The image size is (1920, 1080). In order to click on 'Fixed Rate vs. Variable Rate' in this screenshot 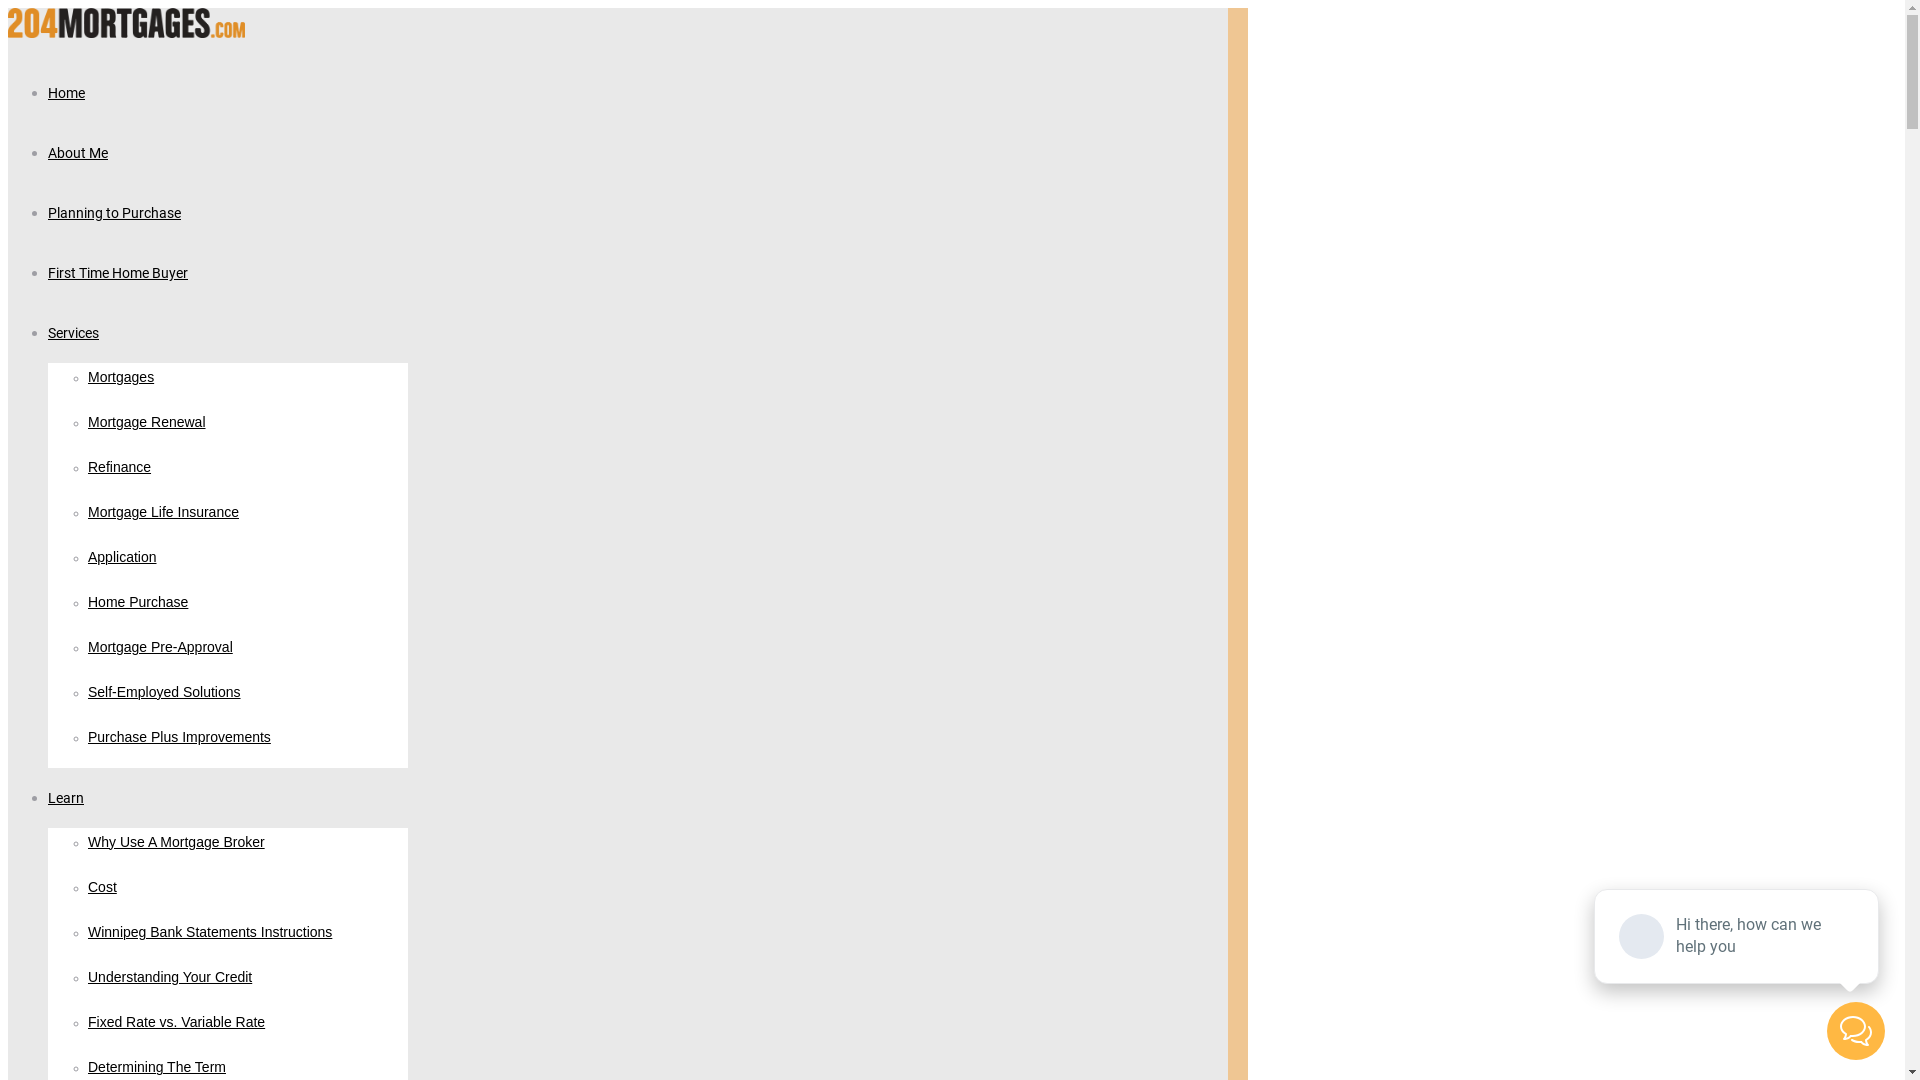, I will do `click(86, 1022)`.